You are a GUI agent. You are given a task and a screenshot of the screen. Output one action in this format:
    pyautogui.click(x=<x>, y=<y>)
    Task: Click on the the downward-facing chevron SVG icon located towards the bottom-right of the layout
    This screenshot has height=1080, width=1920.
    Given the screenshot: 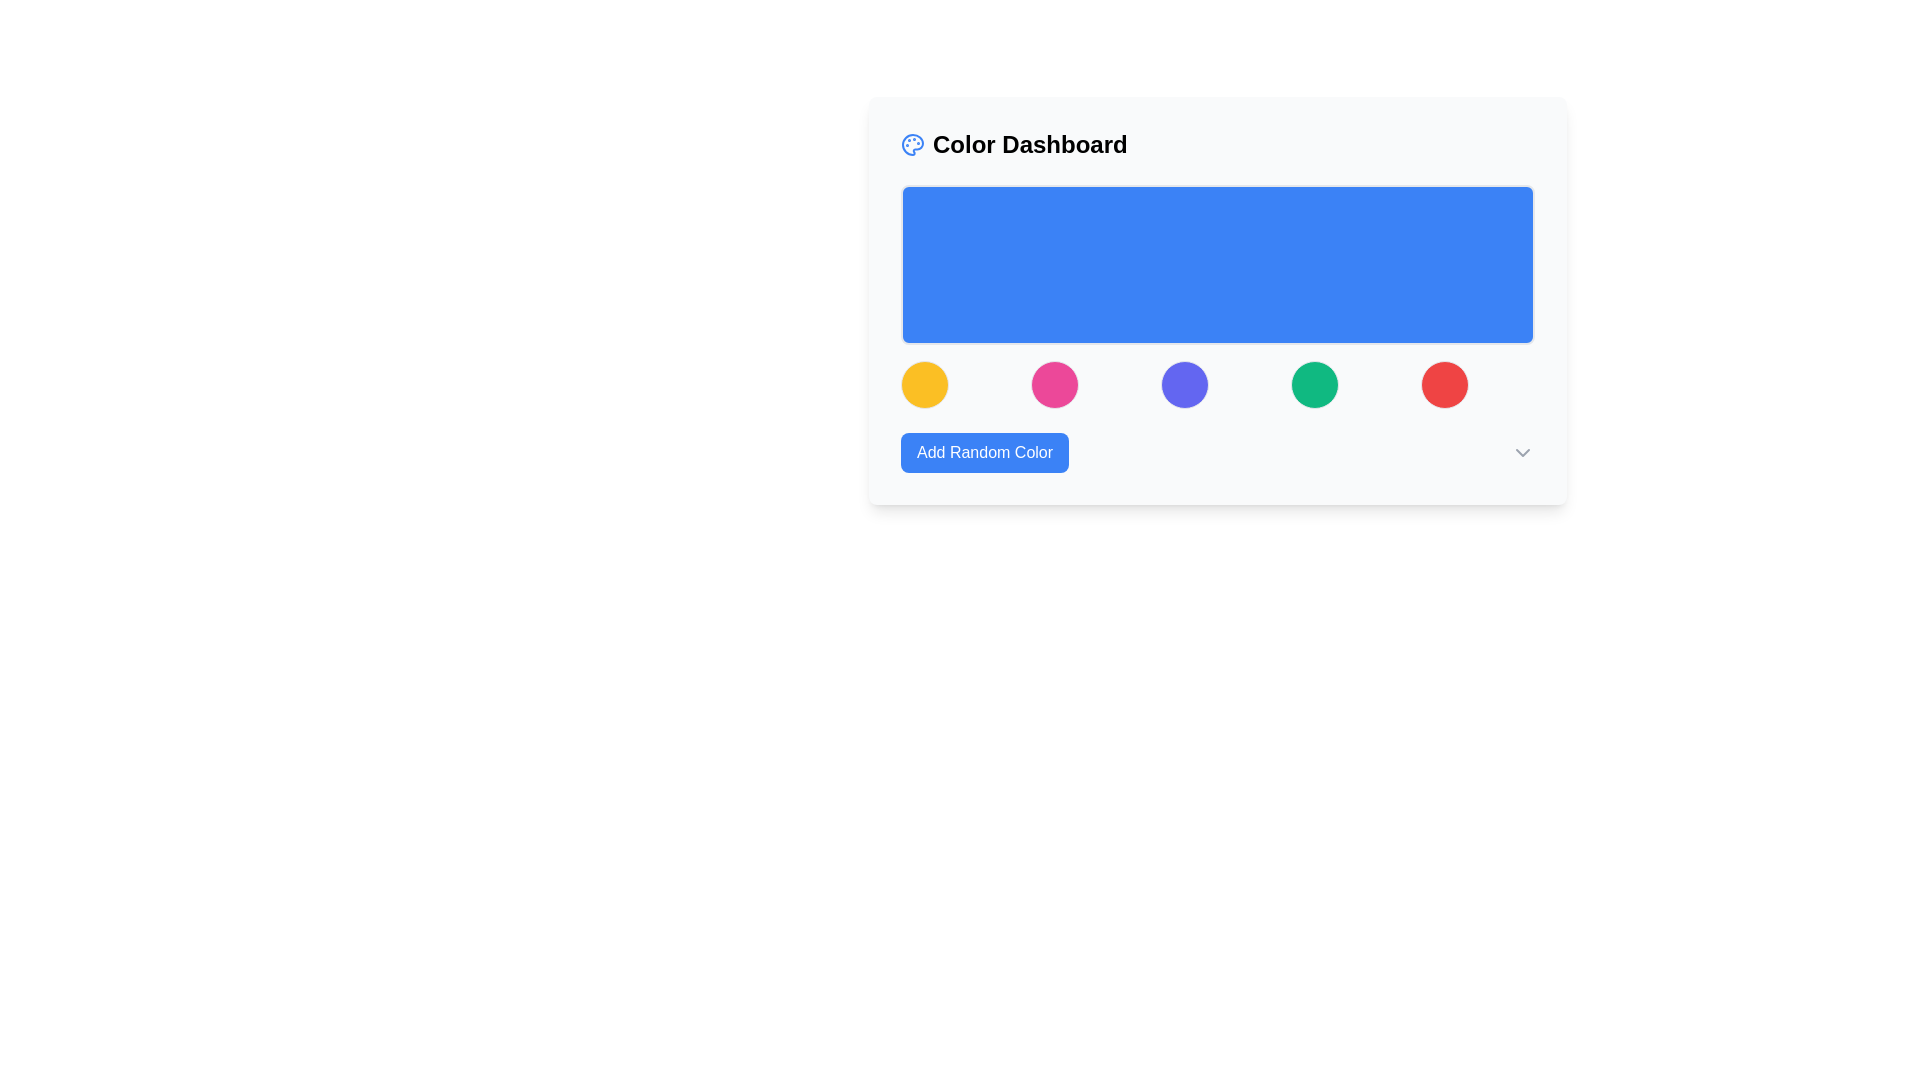 What is the action you would take?
    pyautogui.click(x=1521, y=452)
    